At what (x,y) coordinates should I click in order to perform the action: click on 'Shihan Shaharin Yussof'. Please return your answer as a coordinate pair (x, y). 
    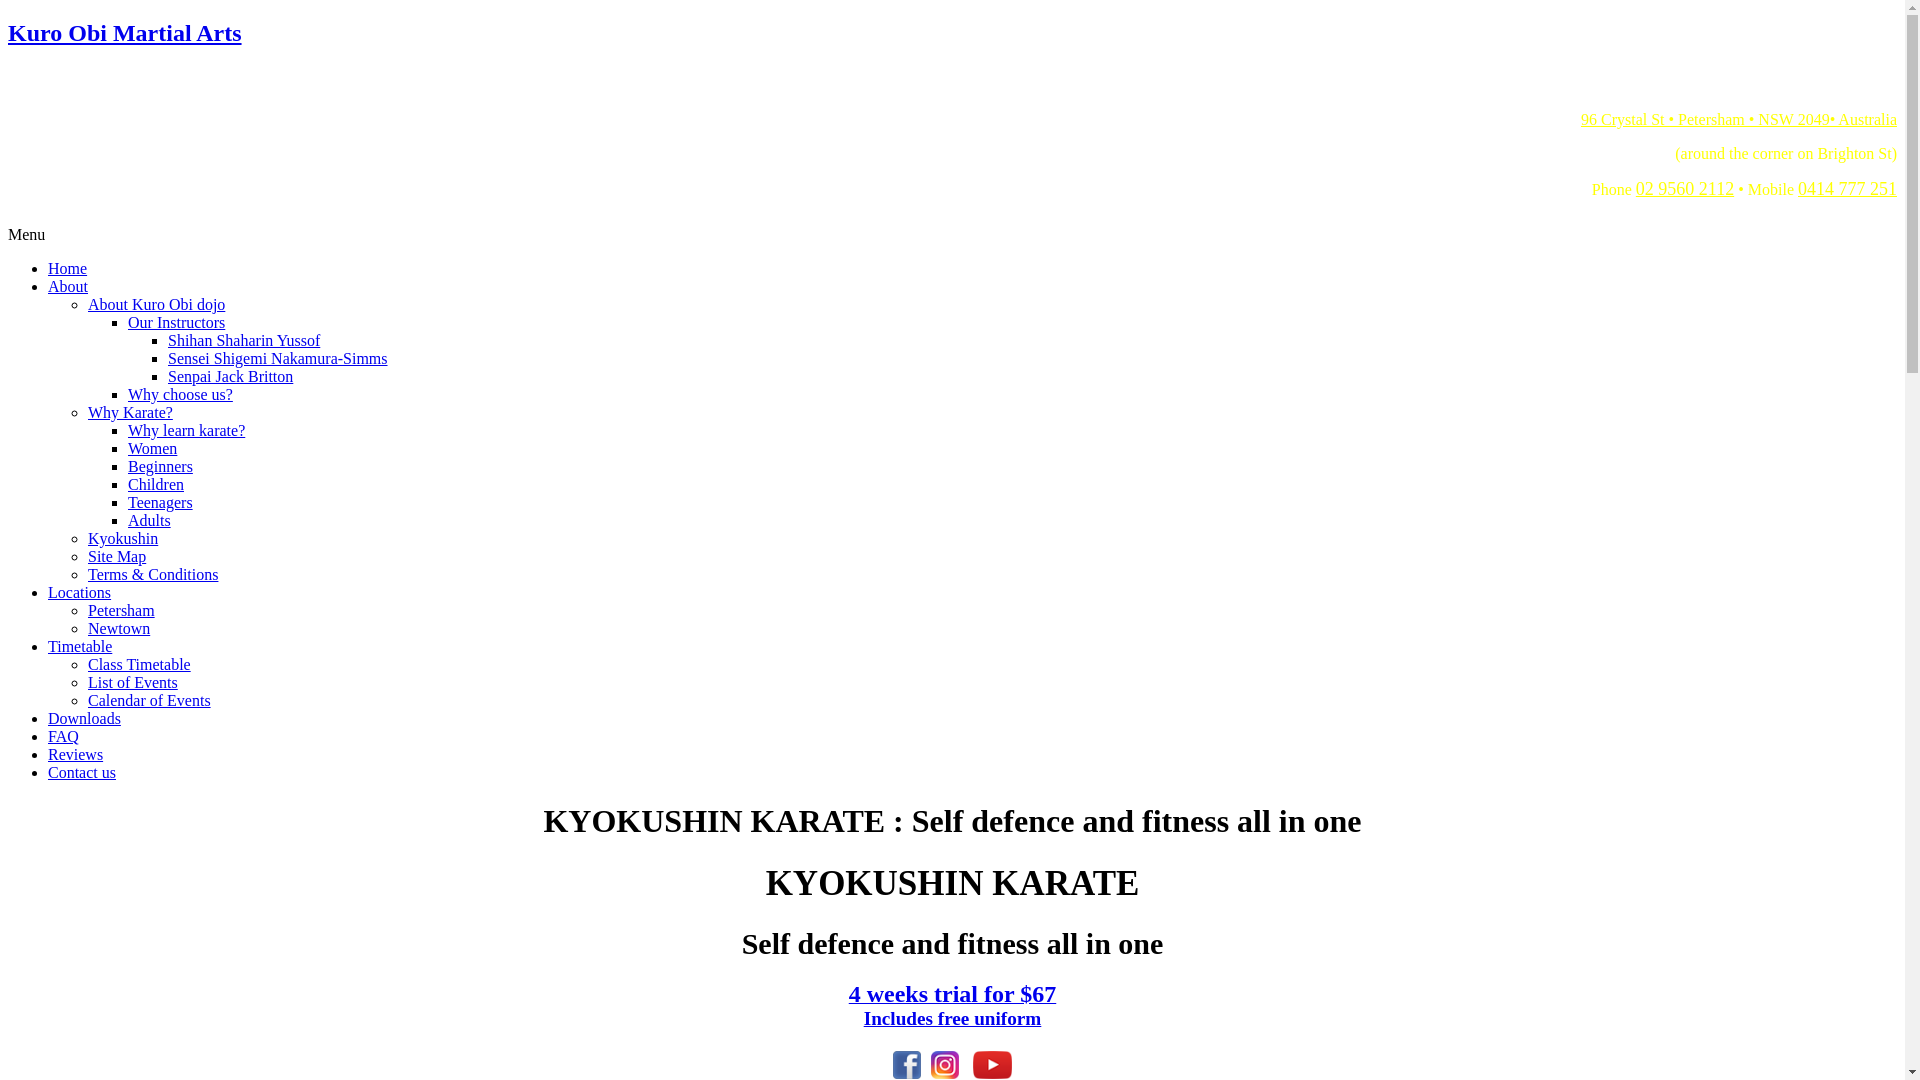
    Looking at the image, I should click on (243, 339).